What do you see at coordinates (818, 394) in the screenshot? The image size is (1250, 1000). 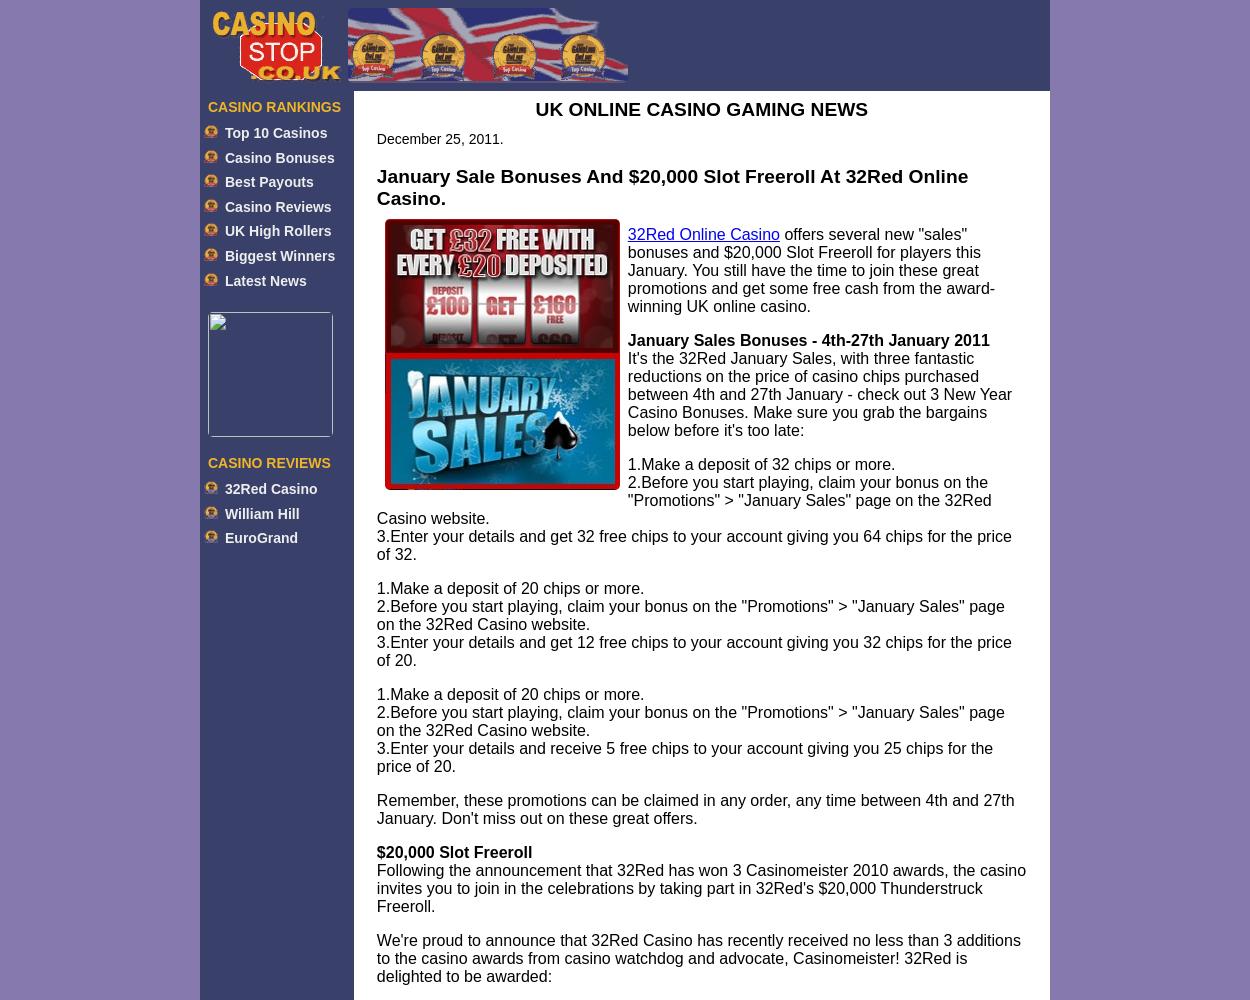 I see `'It's the 32Red January Sales, with three fantastic reductions on the price of casino chips purchased between 4th and 27th January - check out 3 New Year Casino Bonuses. Make sure you grab the bargains below before it's too late:'` at bounding box center [818, 394].